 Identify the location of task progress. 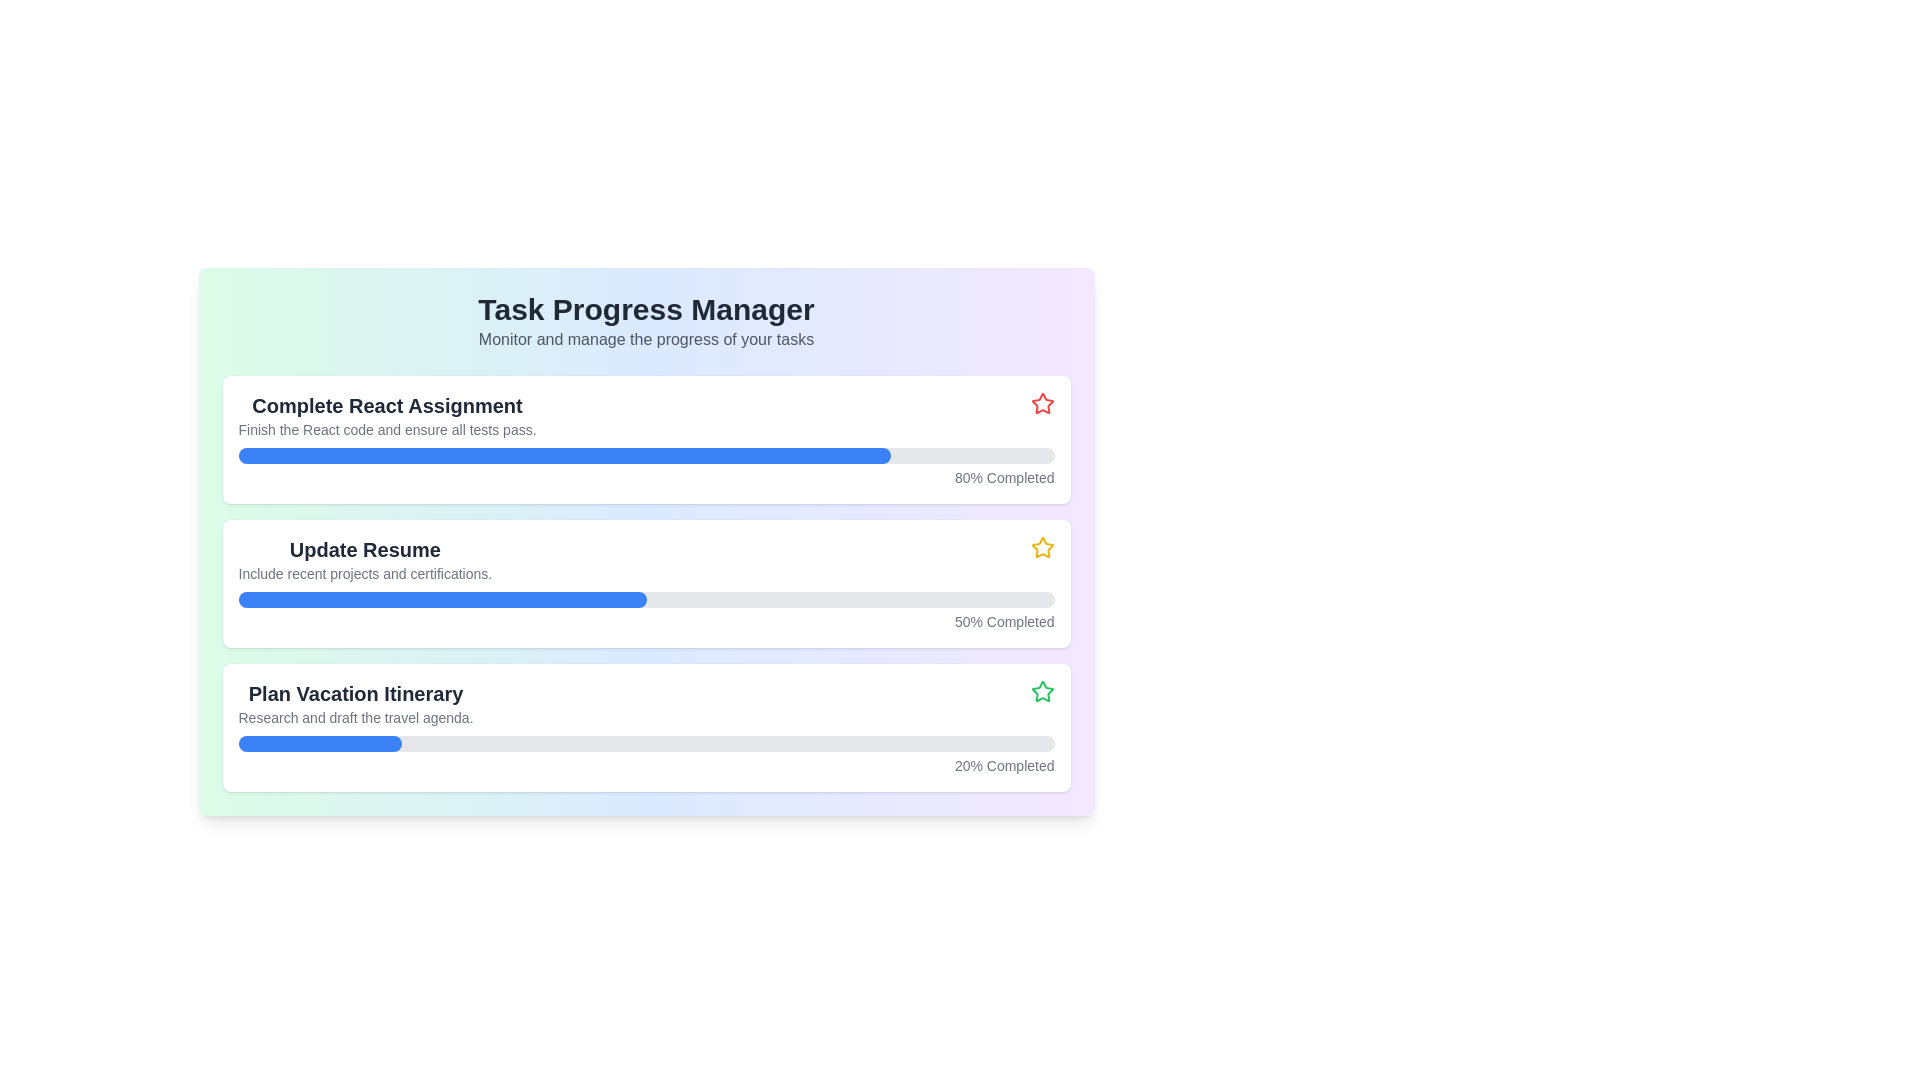
(393, 744).